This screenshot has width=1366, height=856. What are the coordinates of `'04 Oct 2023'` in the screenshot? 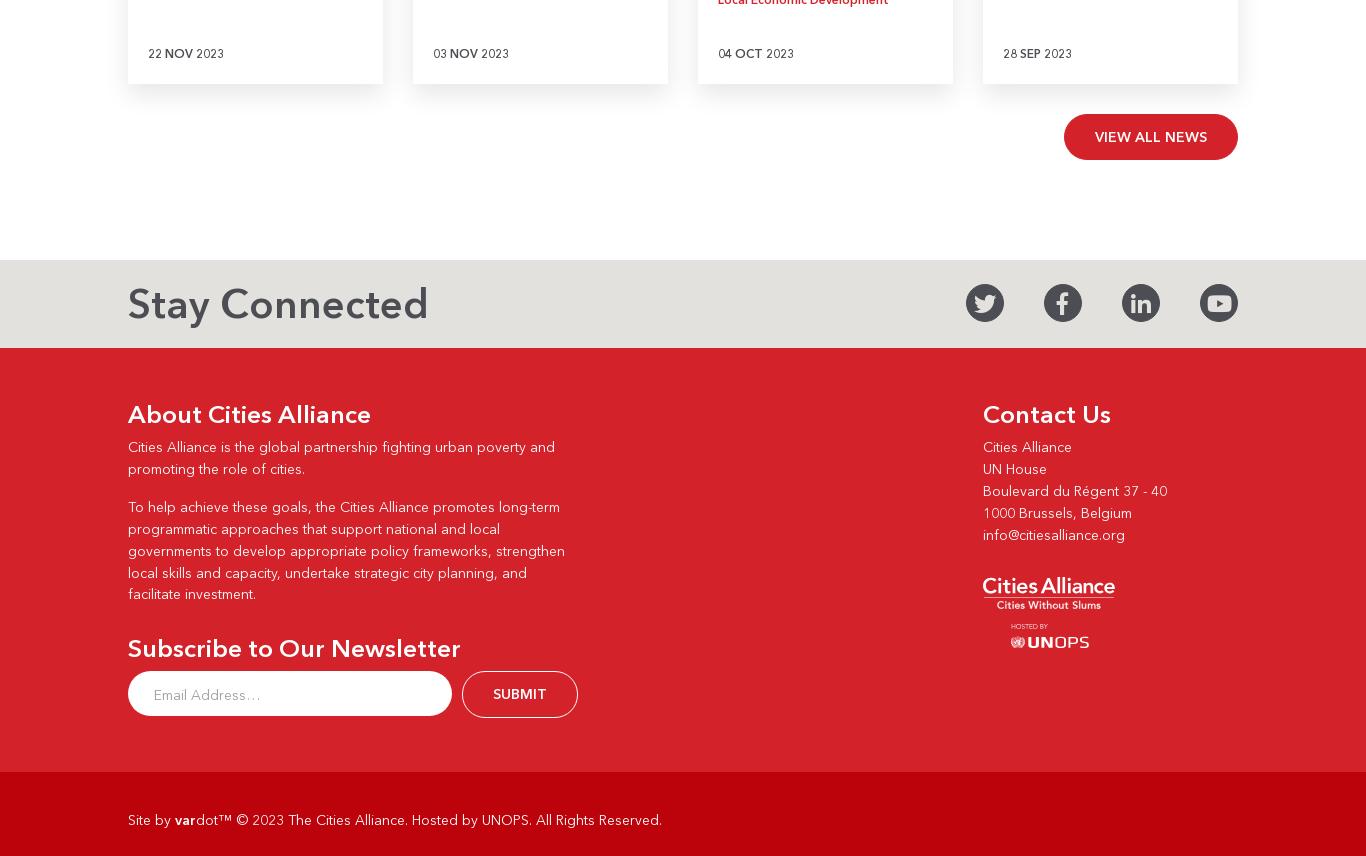 It's located at (755, 52).